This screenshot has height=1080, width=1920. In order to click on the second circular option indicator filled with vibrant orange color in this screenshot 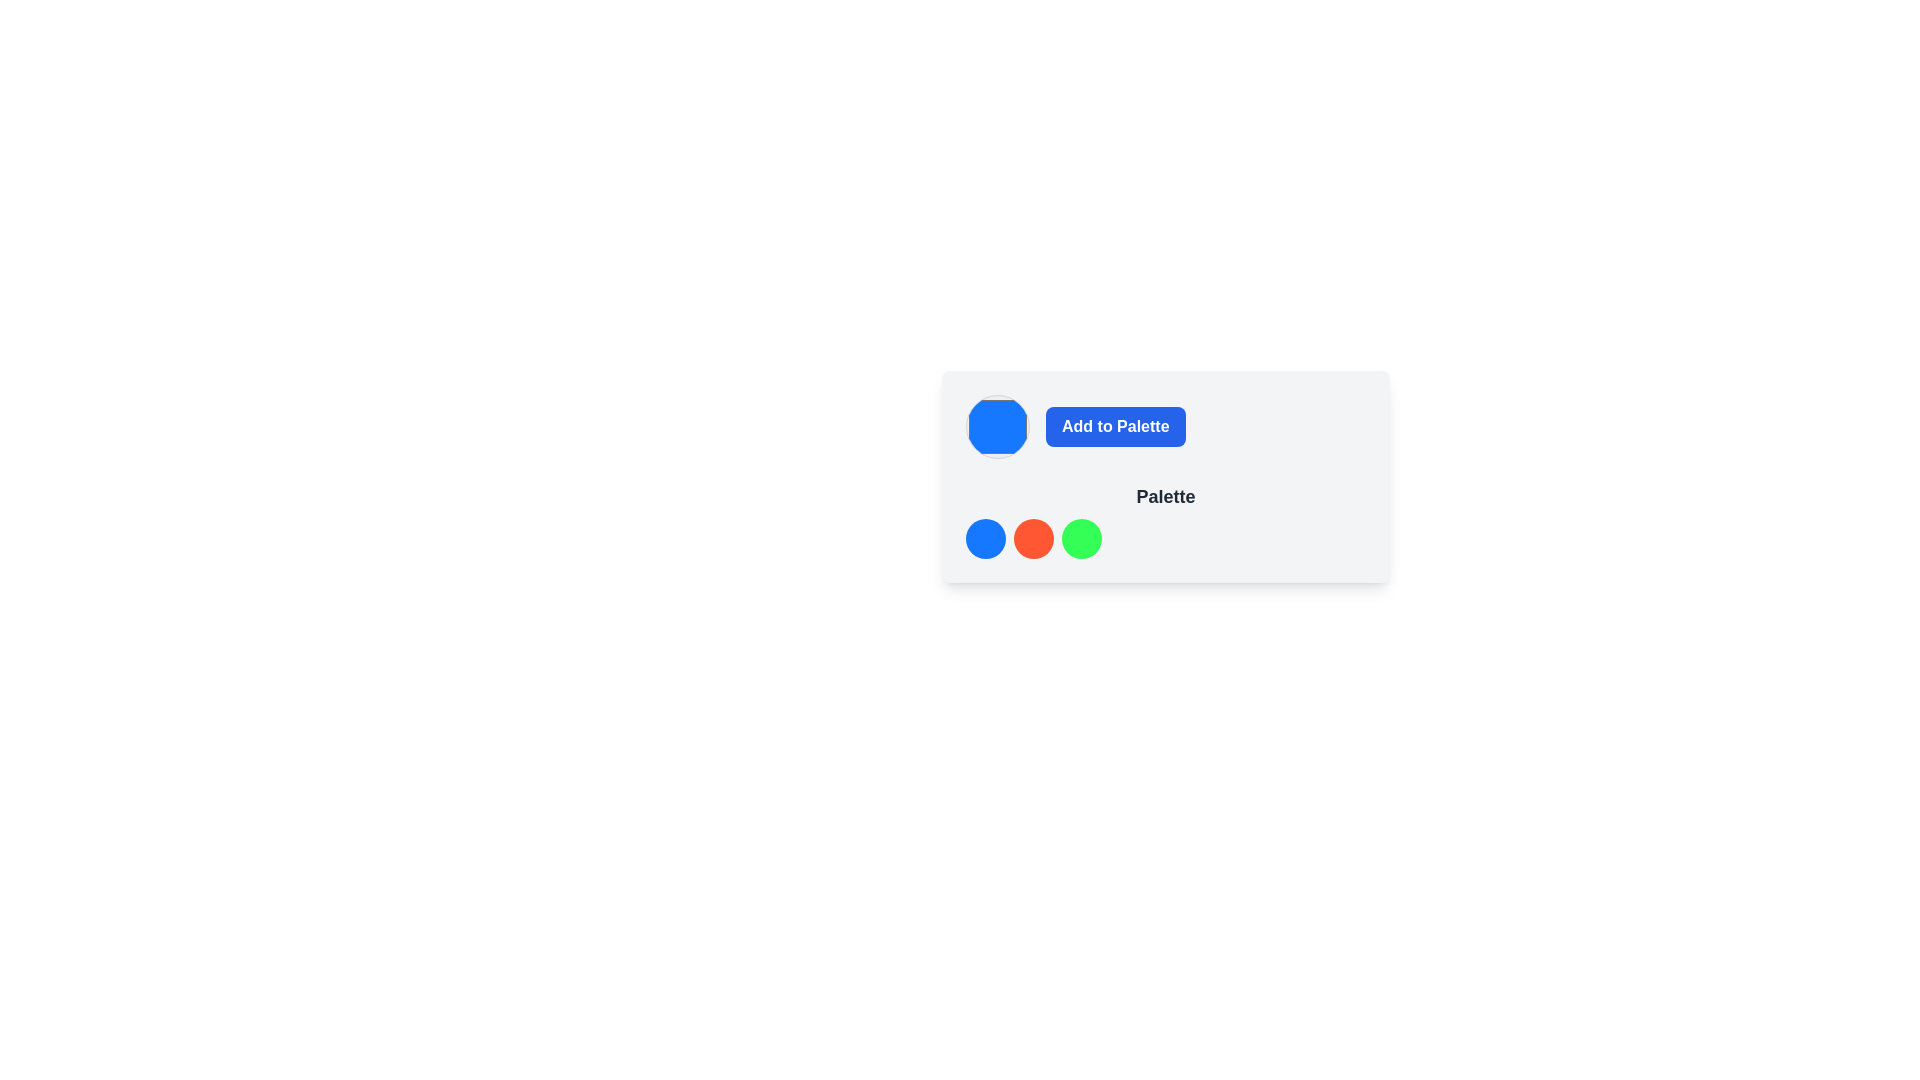, I will do `click(1033, 538)`.